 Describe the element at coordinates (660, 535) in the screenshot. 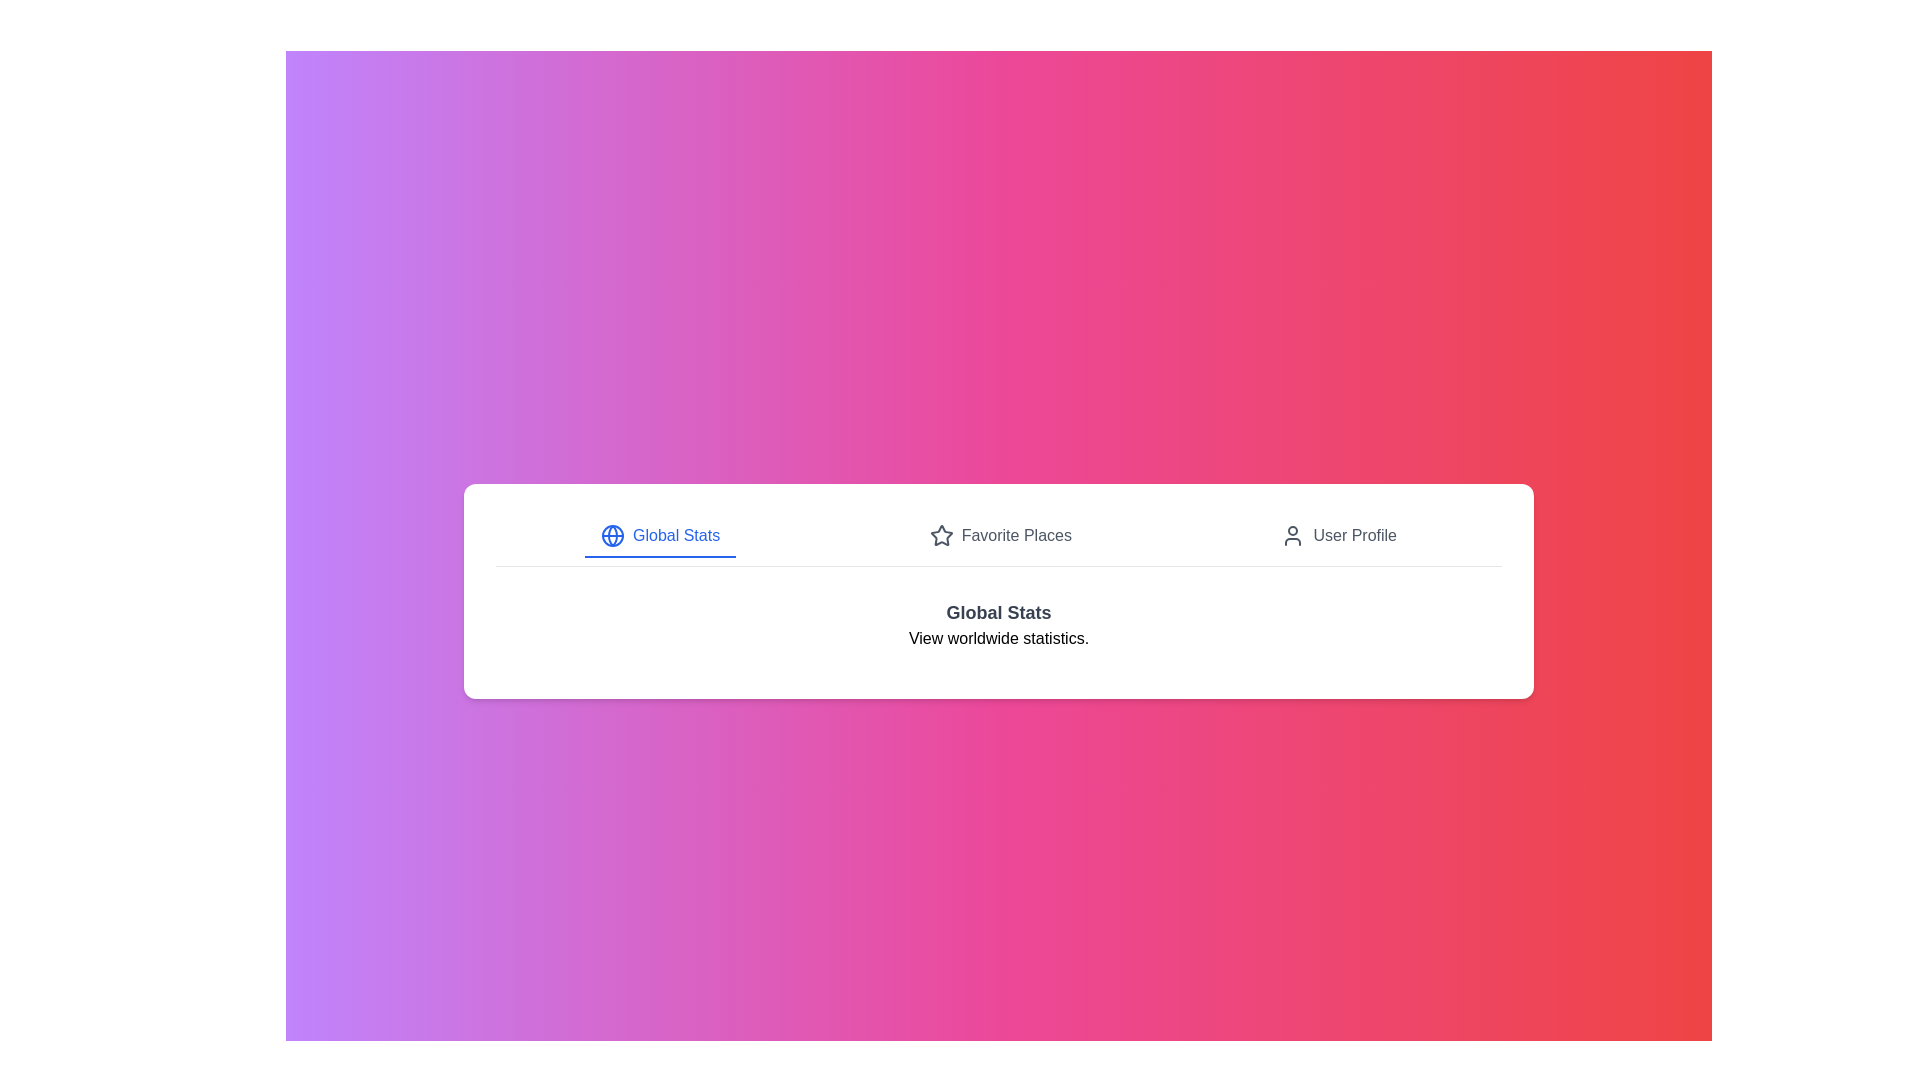

I see `the 'Global Stats' navigation button, which is the first button in a group containing 'Global Stats', 'Favorite Places', and 'User Profile'` at that location.